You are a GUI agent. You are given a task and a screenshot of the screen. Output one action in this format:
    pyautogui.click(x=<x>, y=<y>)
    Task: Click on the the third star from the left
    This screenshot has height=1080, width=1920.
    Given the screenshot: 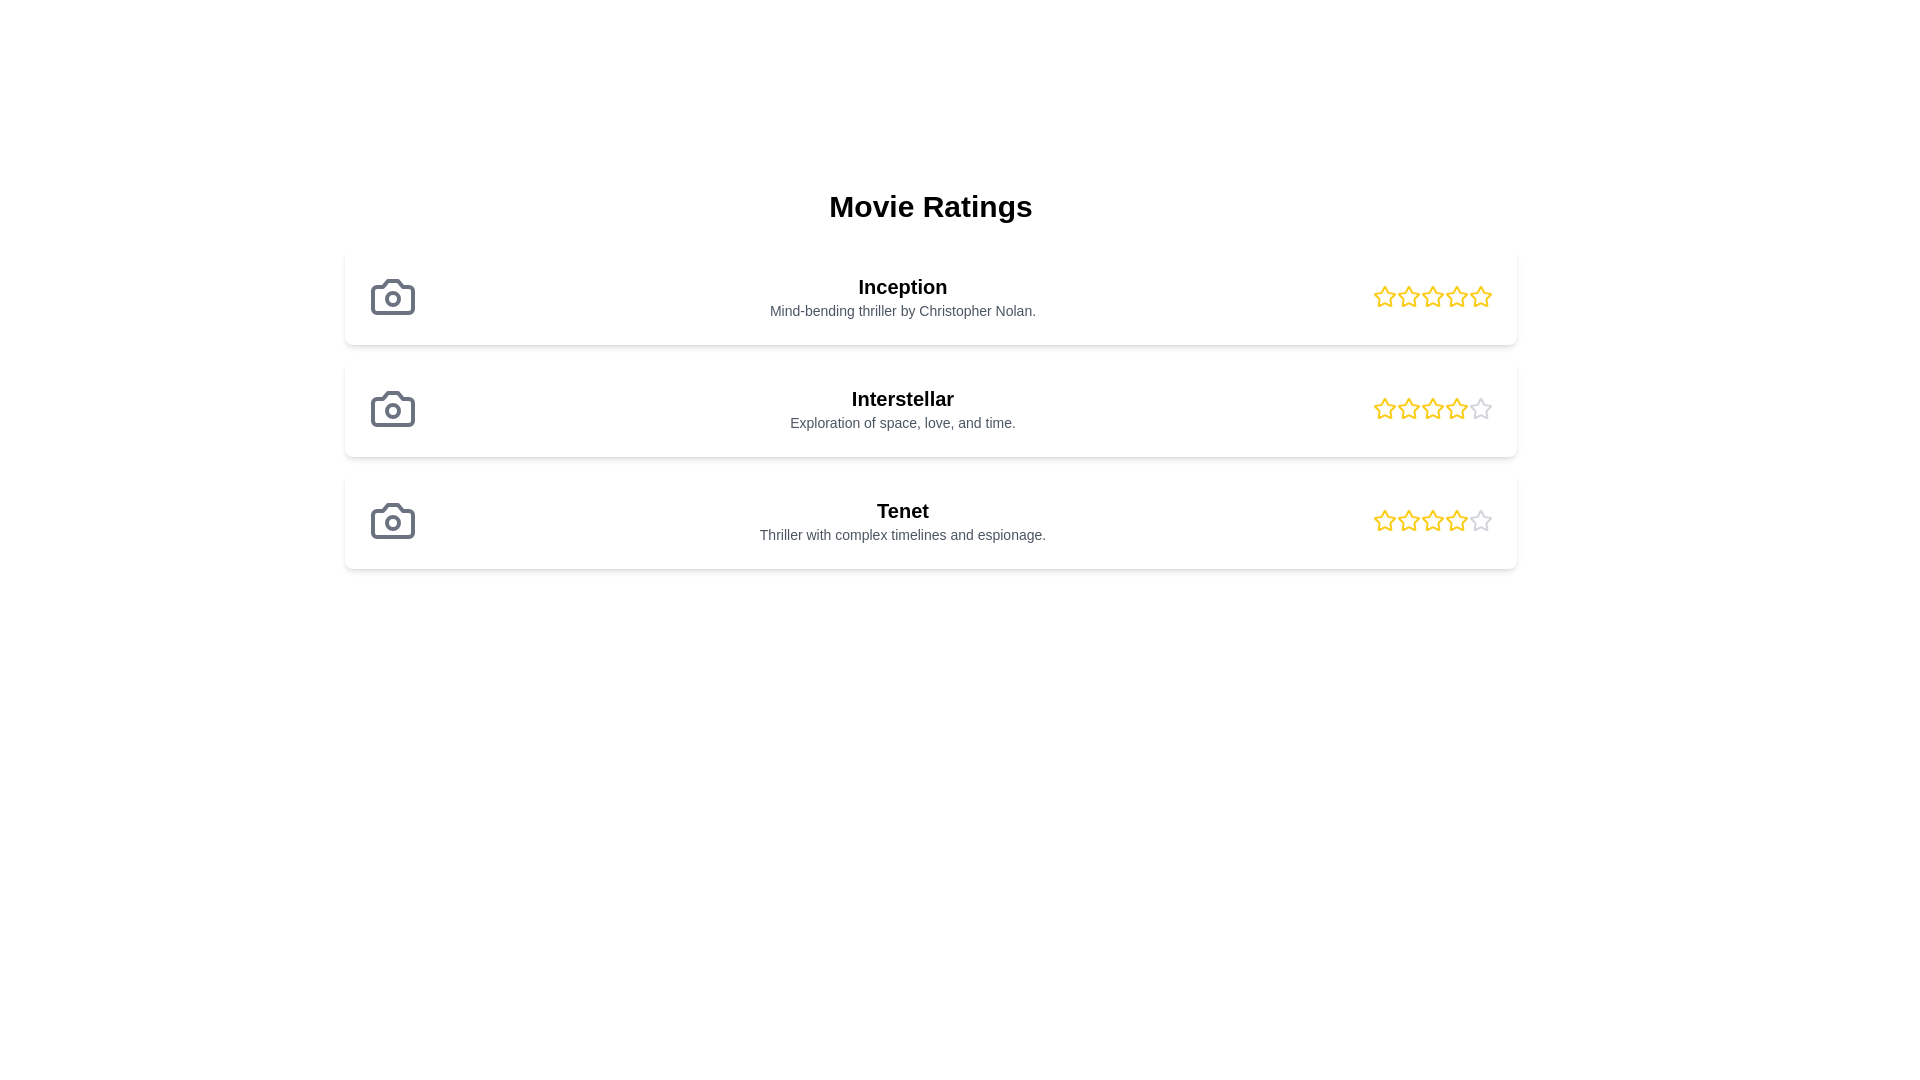 What is the action you would take?
    pyautogui.click(x=1457, y=407)
    